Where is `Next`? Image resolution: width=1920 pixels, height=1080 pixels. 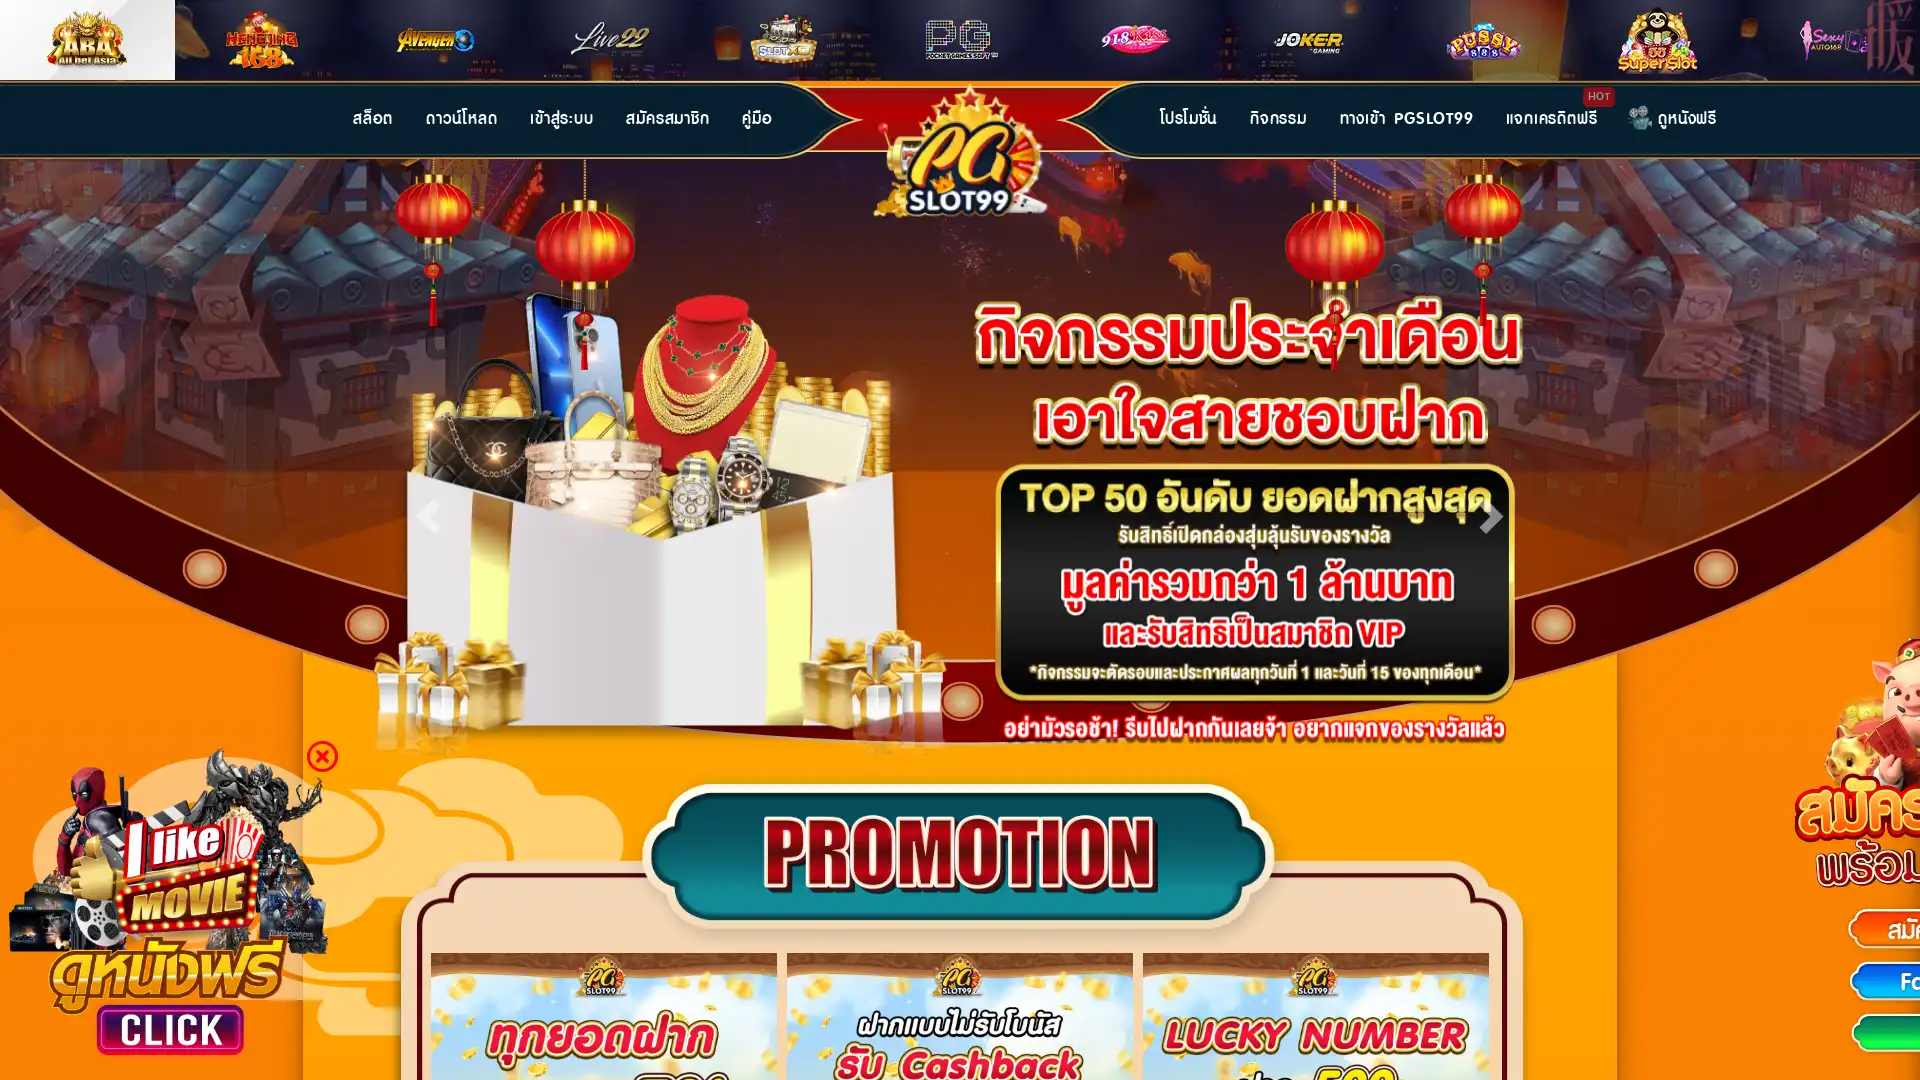 Next is located at coordinates (1491, 511).